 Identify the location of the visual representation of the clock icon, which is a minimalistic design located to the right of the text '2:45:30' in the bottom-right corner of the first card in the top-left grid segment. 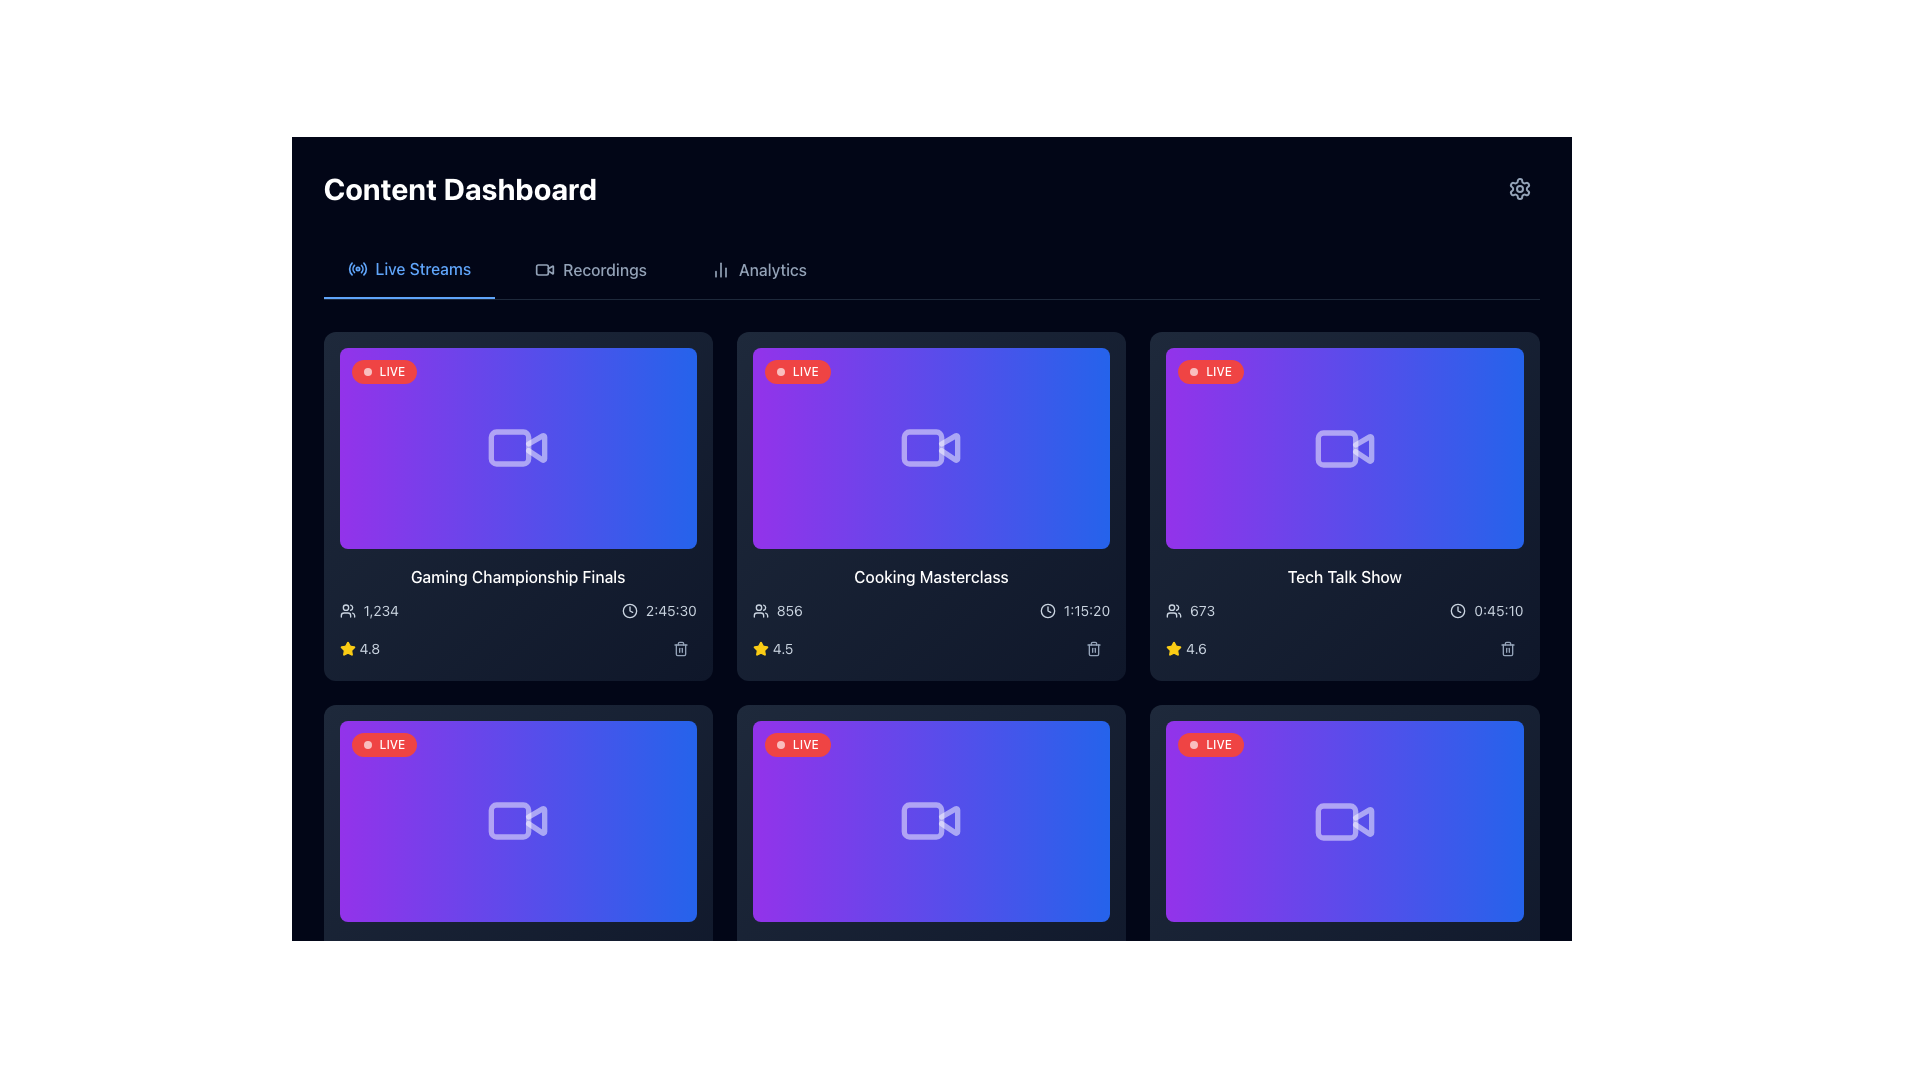
(628, 609).